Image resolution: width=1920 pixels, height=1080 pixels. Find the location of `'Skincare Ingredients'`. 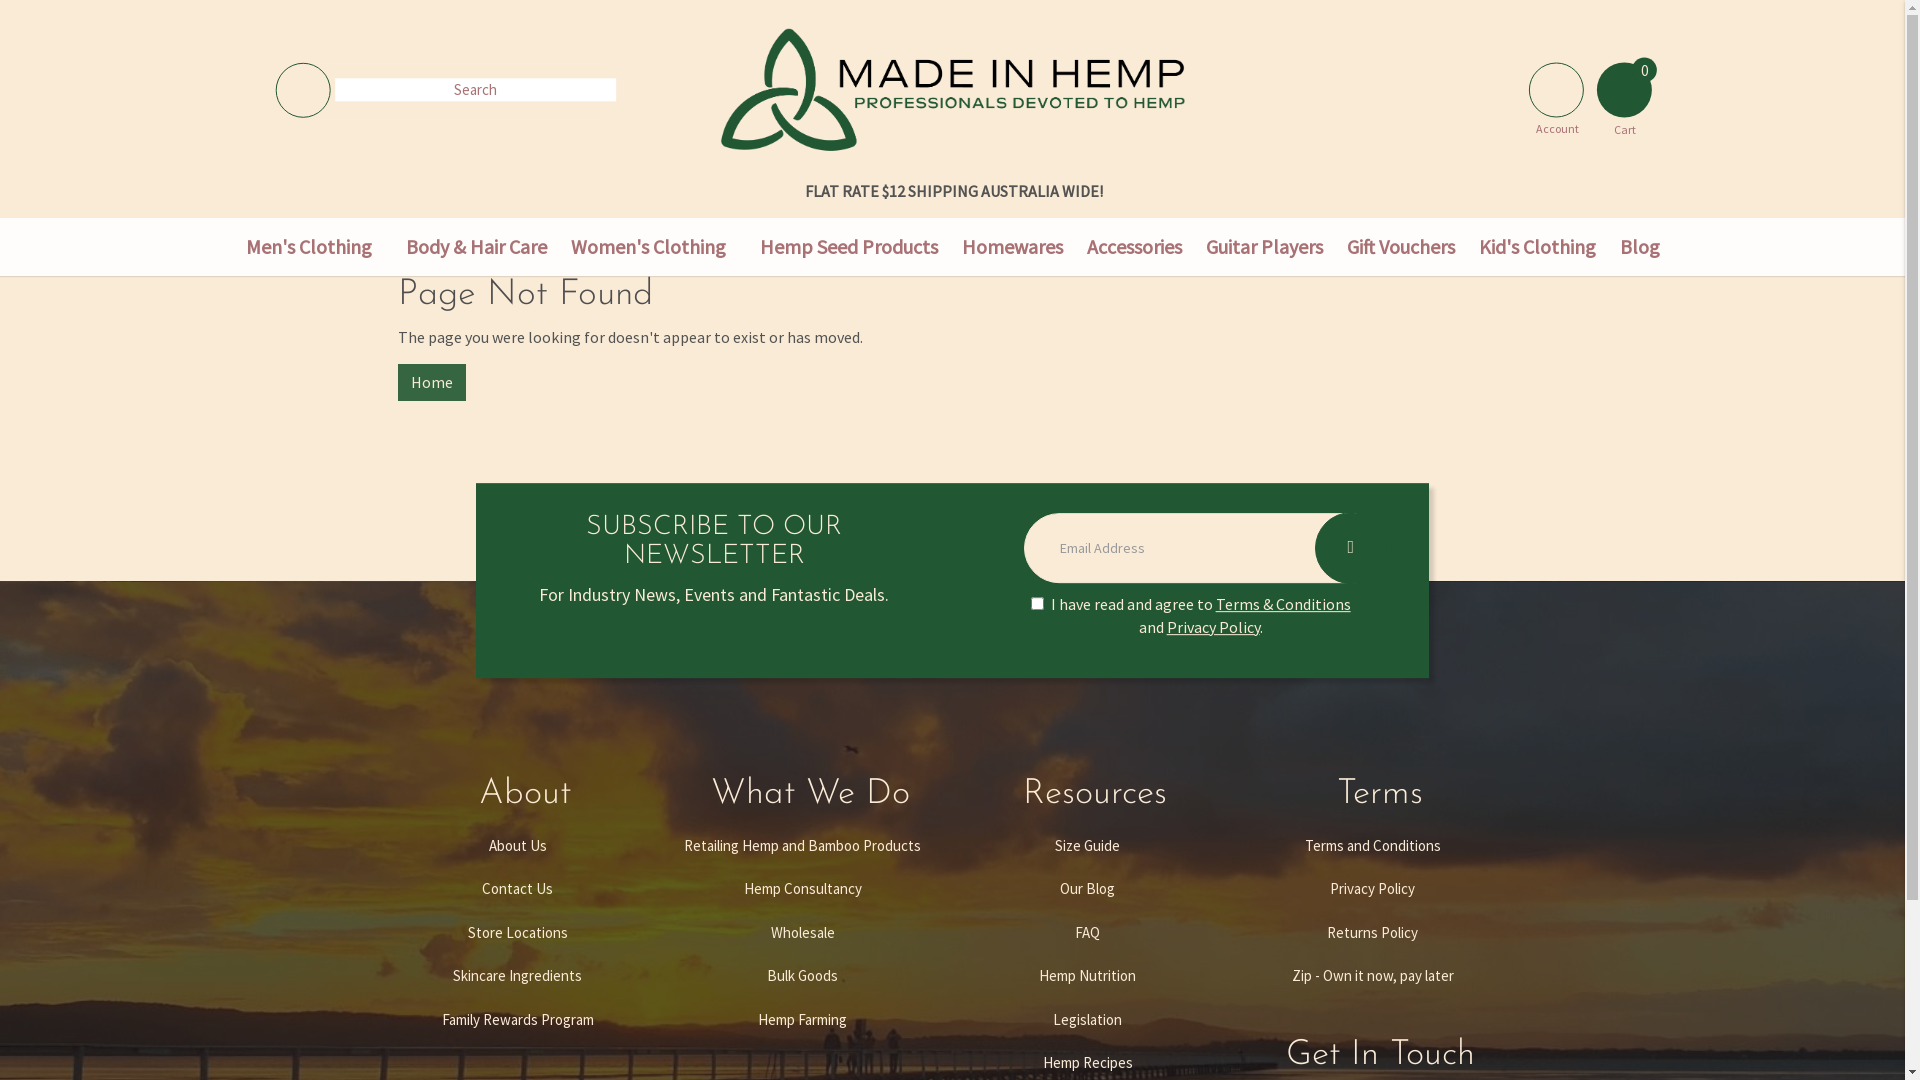

'Skincare Ingredients' is located at coordinates (517, 974).